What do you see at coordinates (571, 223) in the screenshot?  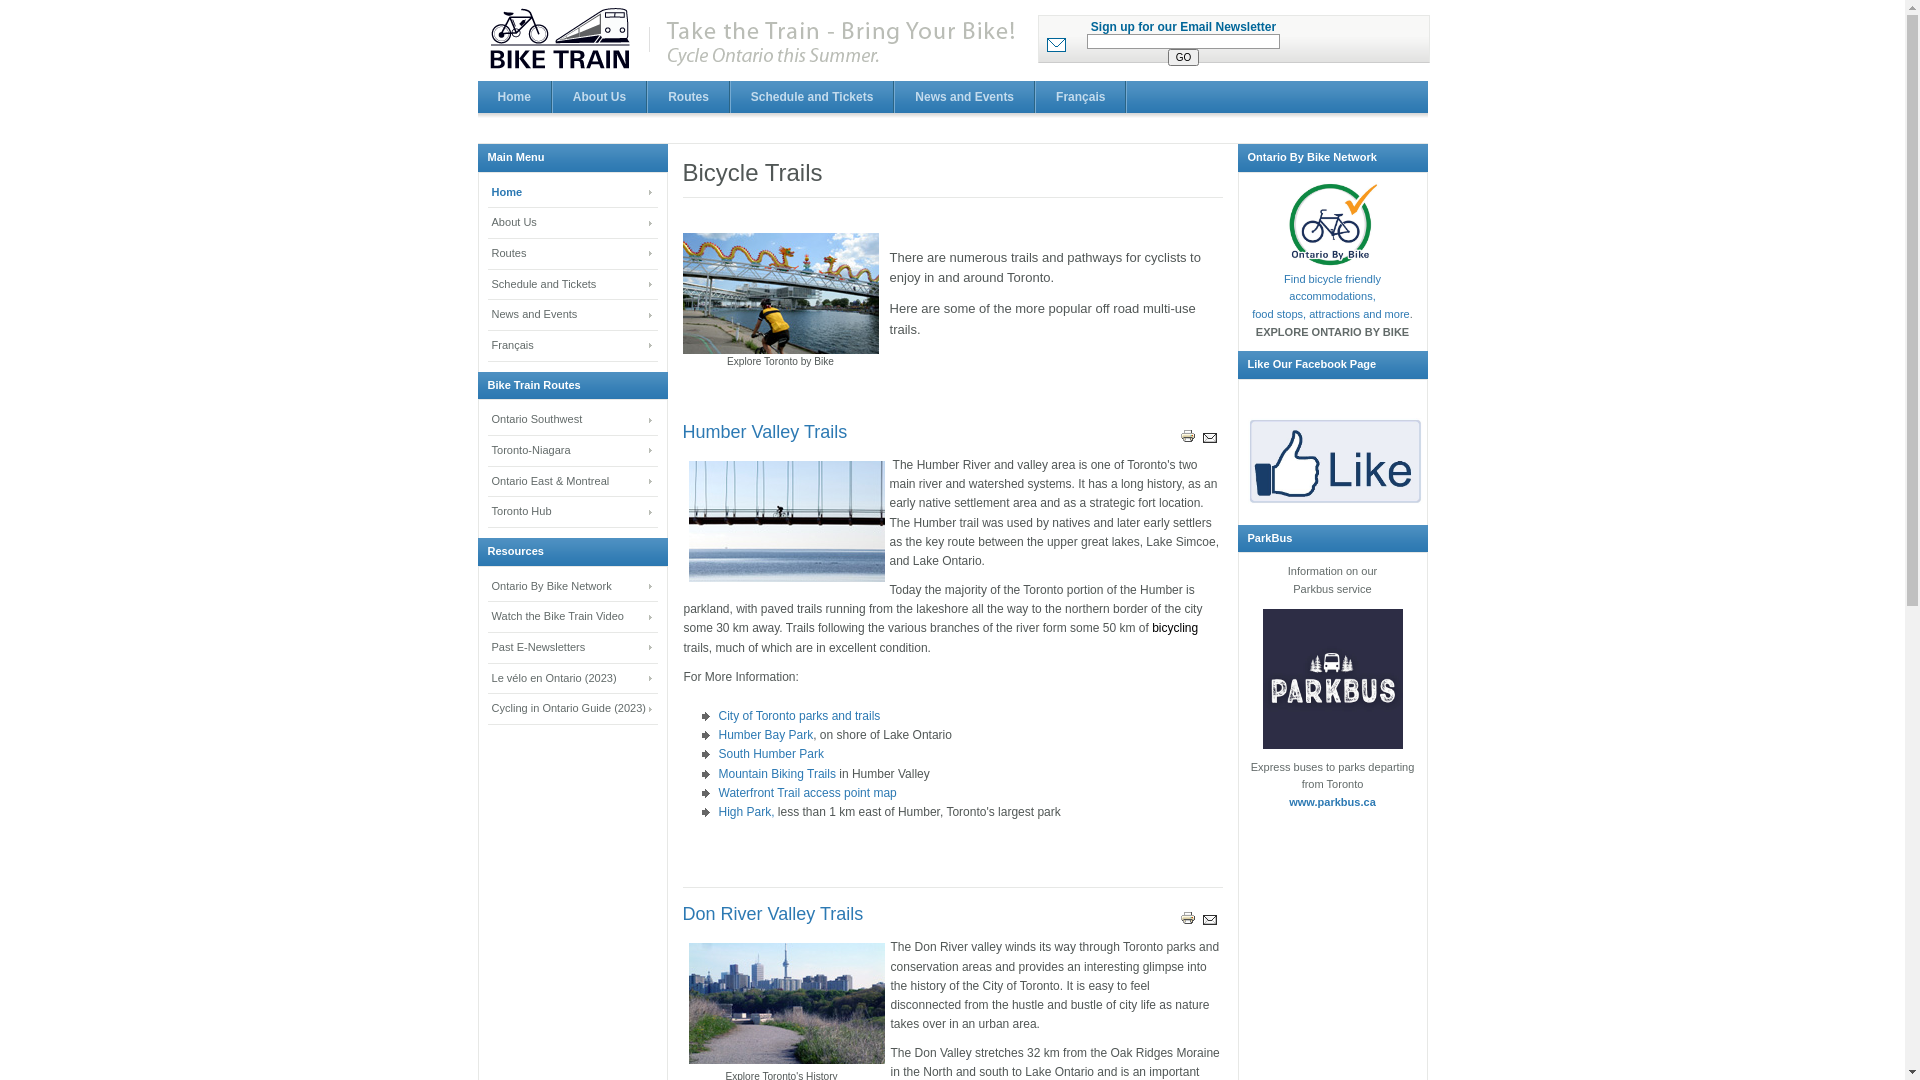 I see `'About Us'` at bounding box center [571, 223].